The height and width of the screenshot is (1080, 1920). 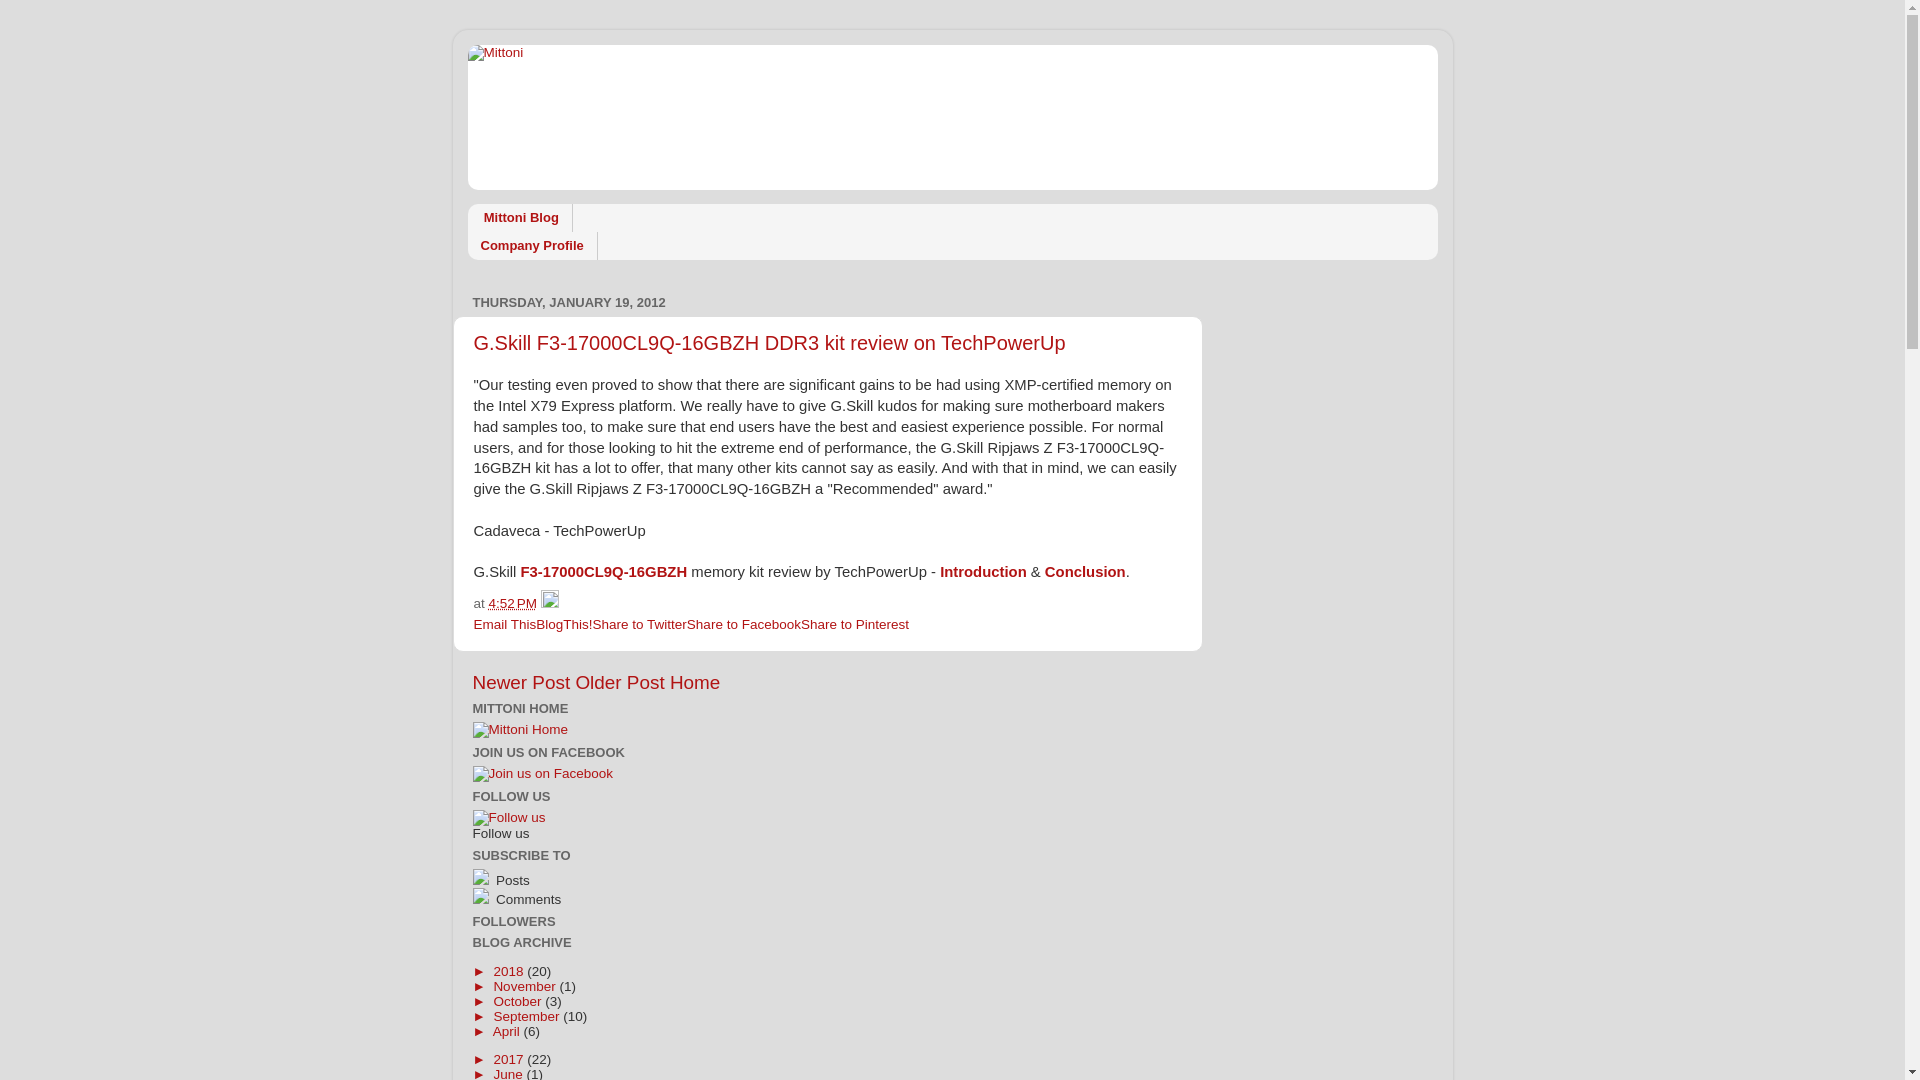 What do you see at coordinates (603, 571) in the screenshot?
I see `'F3-17000CL9Q-16GBZH'` at bounding box center [603, 571].